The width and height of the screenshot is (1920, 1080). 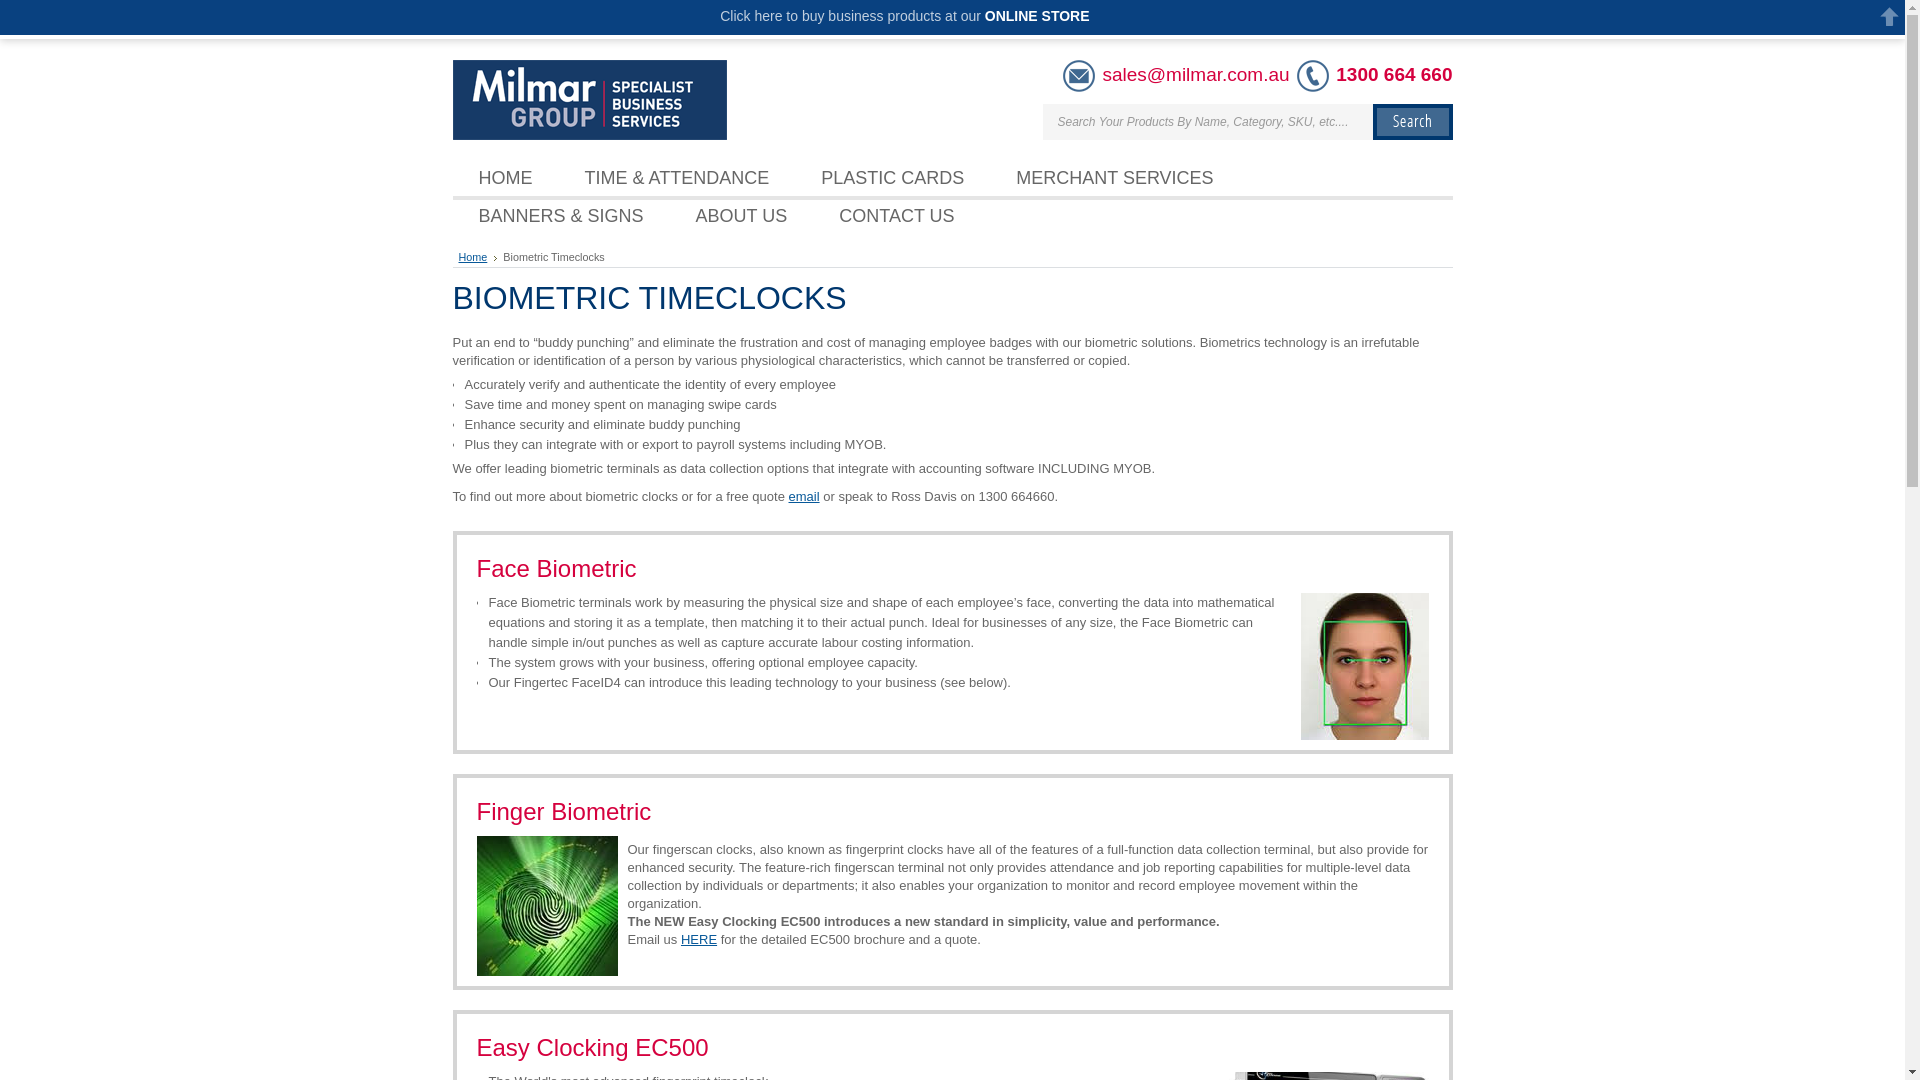 What do you see at coordinates (794, 176) in the screenshot?
I see `'PLASTIC CARDS'` at bounding box center [794, 176].